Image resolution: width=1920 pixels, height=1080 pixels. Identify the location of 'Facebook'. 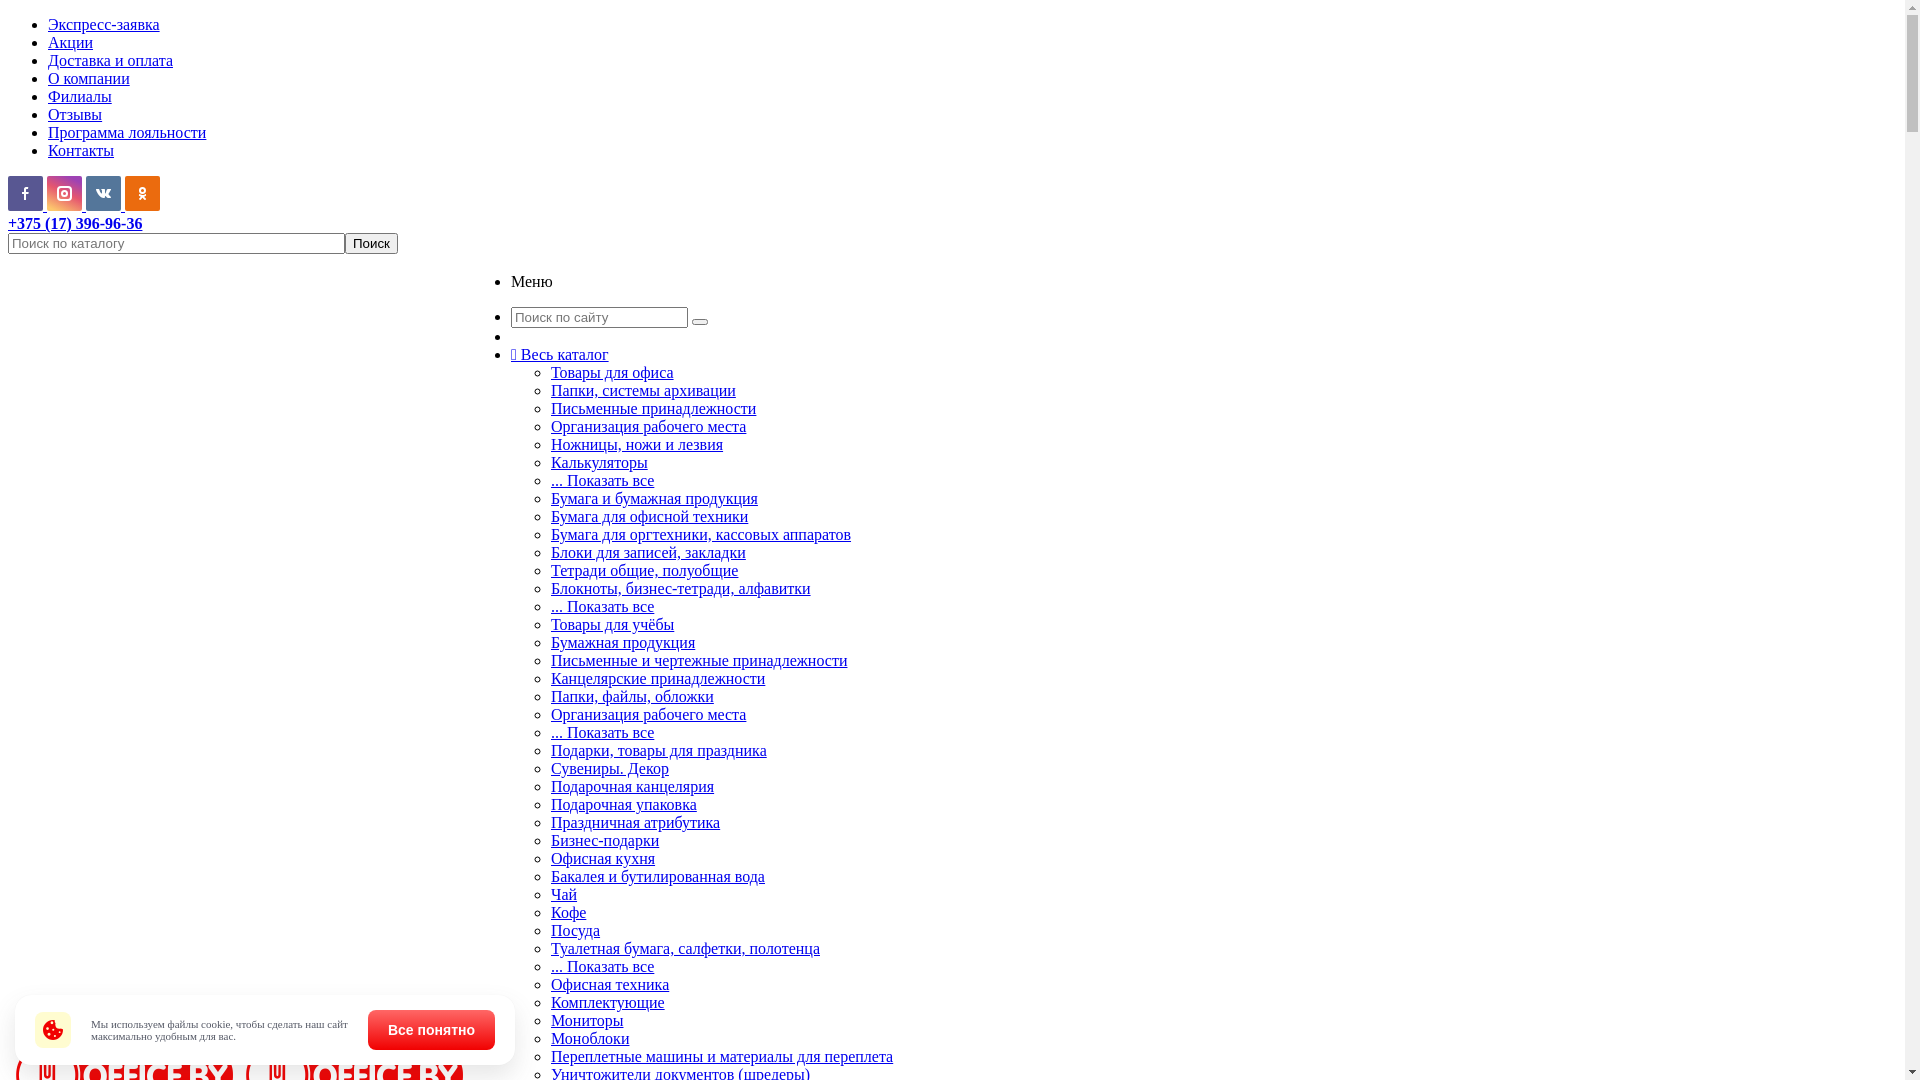
(25, 193).